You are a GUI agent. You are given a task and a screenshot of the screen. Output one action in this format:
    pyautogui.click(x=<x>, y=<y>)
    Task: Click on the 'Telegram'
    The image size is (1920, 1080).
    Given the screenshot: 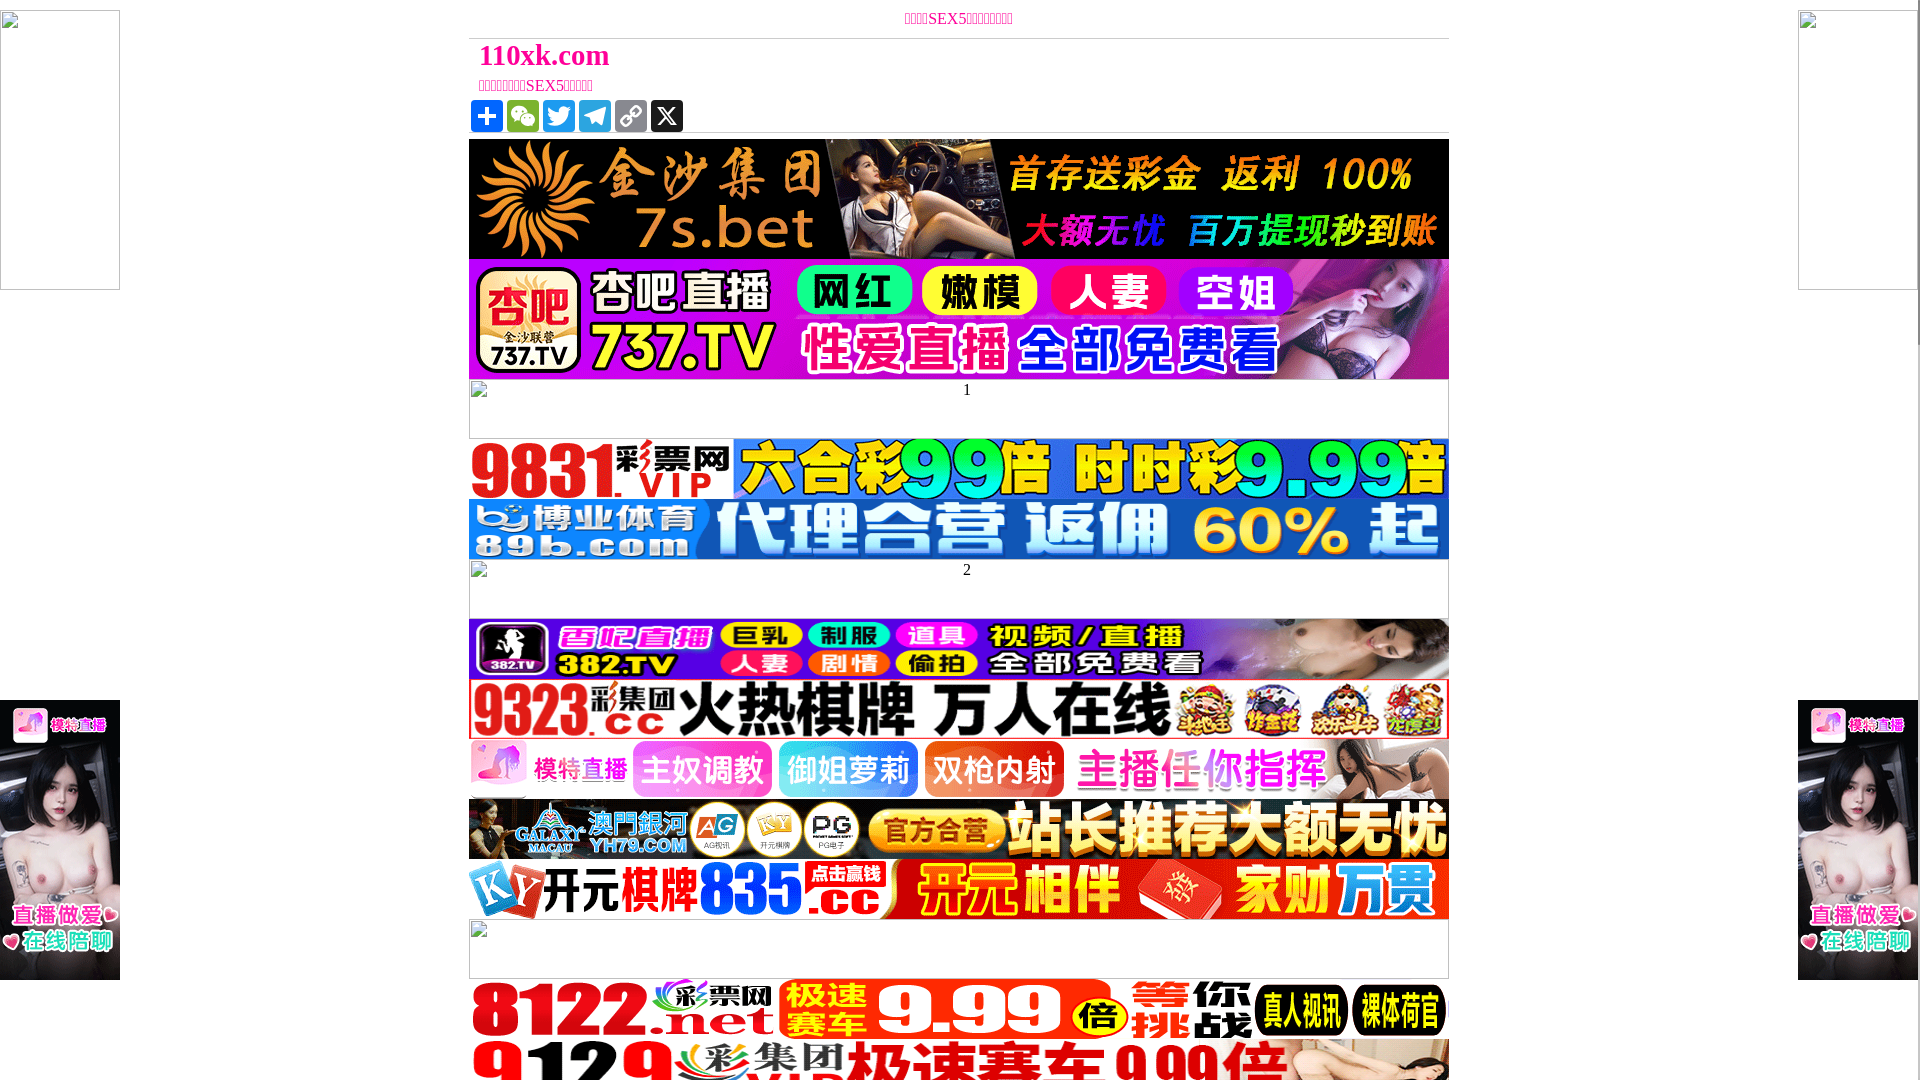 What is the action you would take?
    pyautogui.click(x=594, y=115)
    